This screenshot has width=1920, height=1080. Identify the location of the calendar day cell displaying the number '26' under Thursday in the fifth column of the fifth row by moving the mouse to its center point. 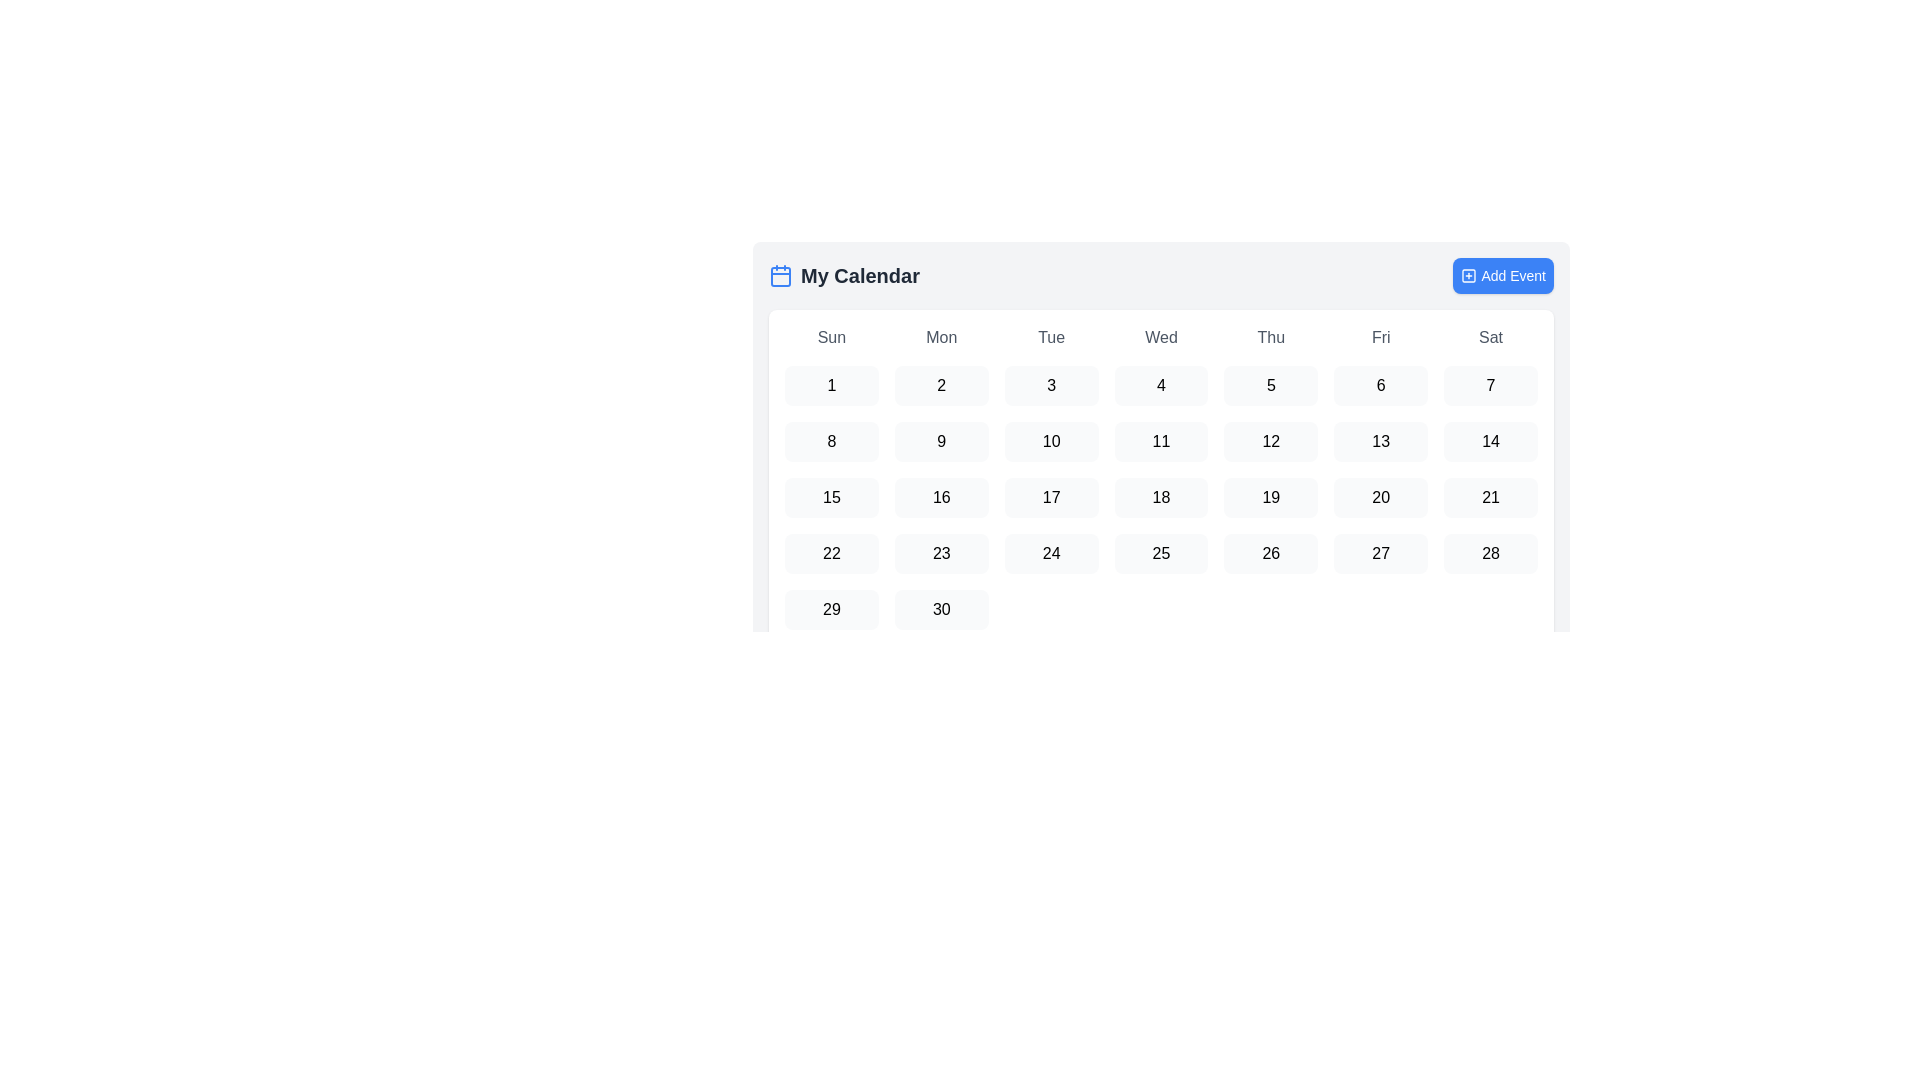
(1270, 554).